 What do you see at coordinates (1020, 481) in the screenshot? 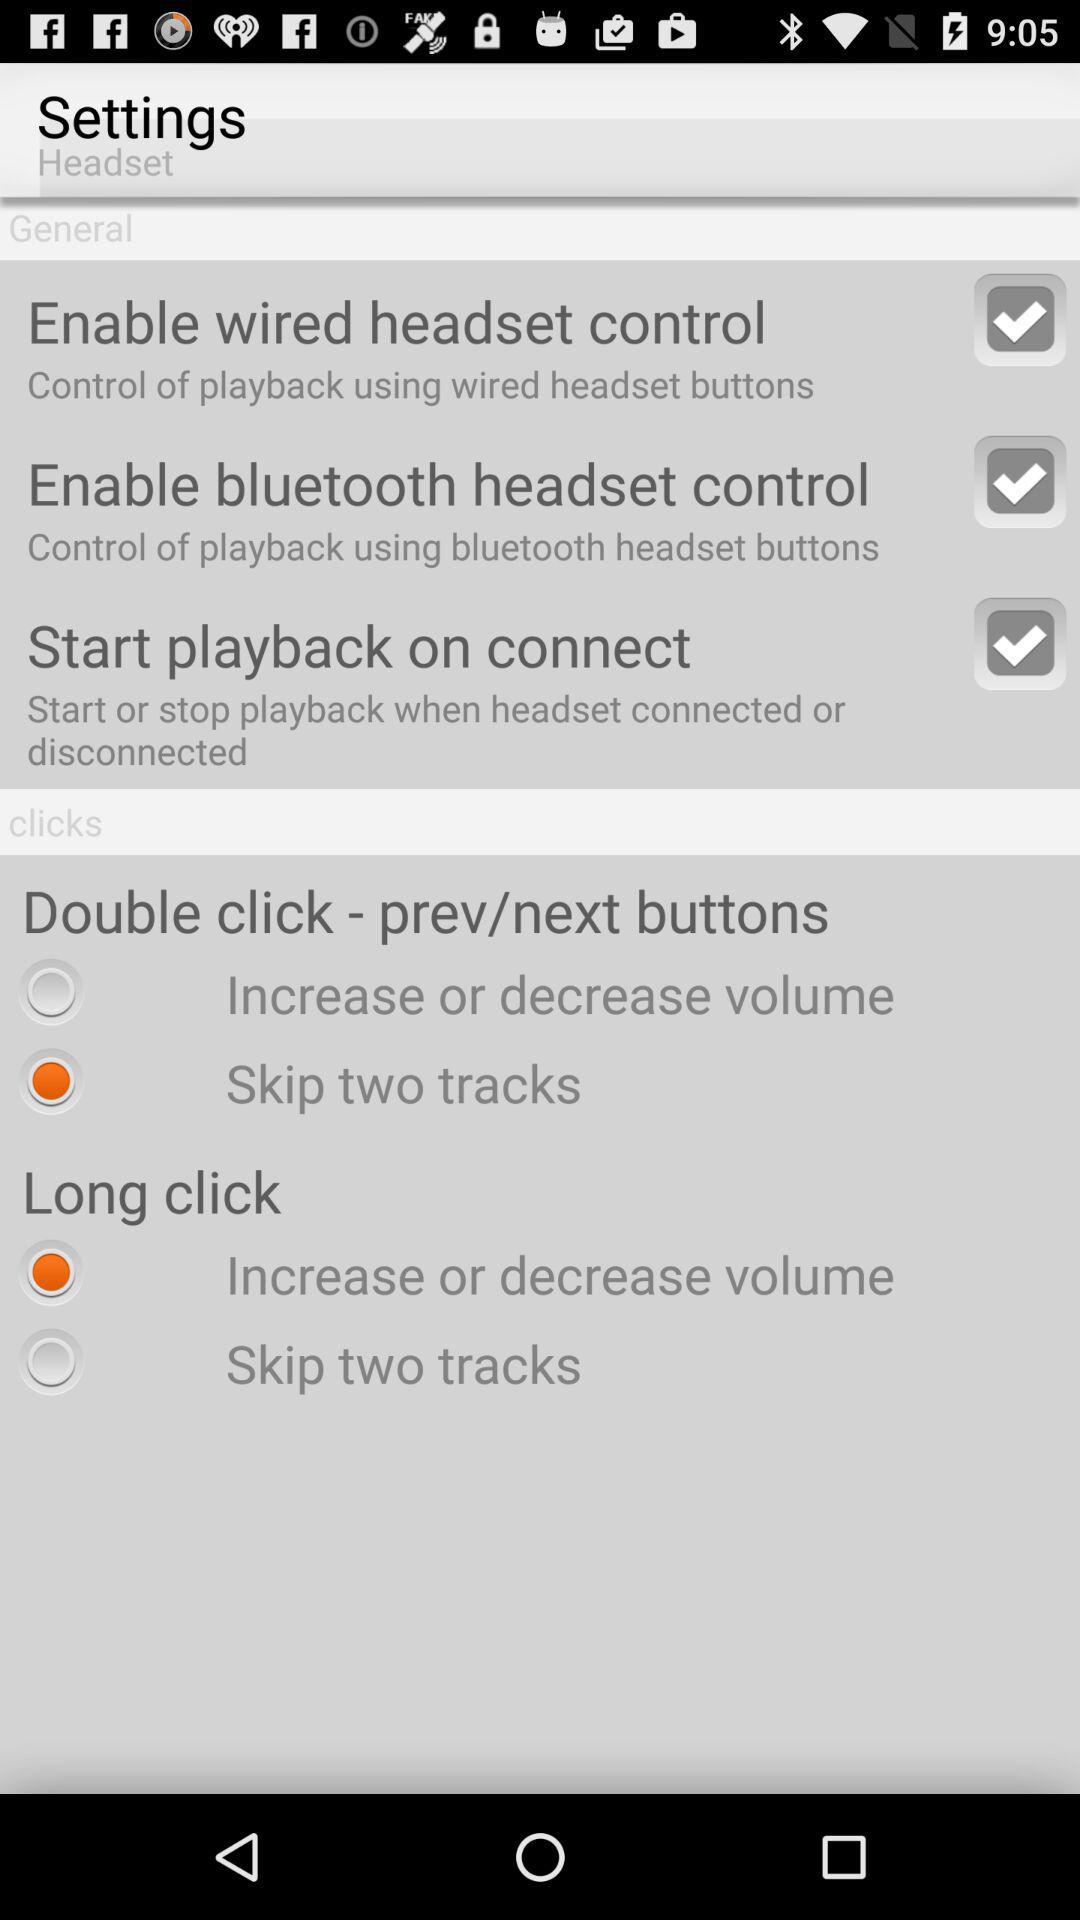
I see `bluetooth headset control` at bounding box center [1020, 481].